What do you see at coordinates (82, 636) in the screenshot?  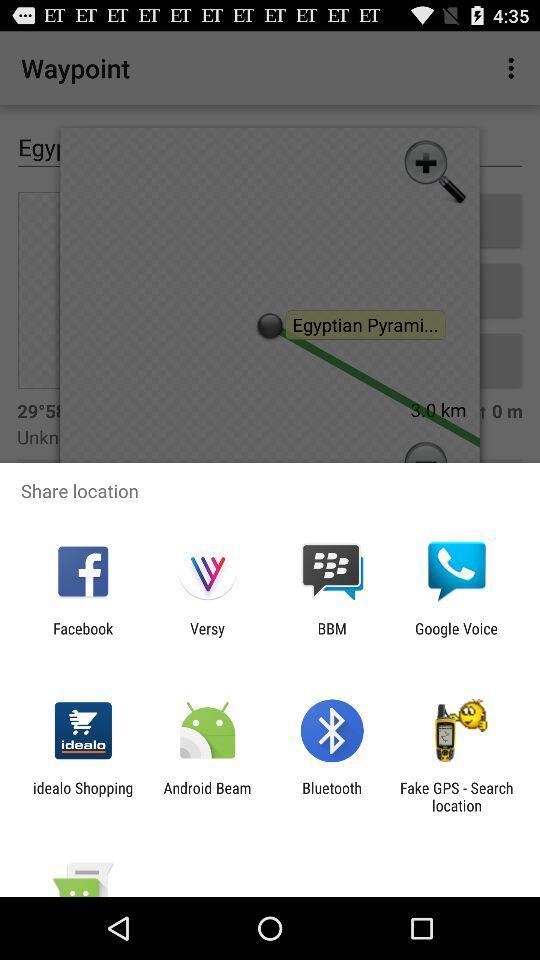 I see `the facebook app` at bounding box center [82, 636].